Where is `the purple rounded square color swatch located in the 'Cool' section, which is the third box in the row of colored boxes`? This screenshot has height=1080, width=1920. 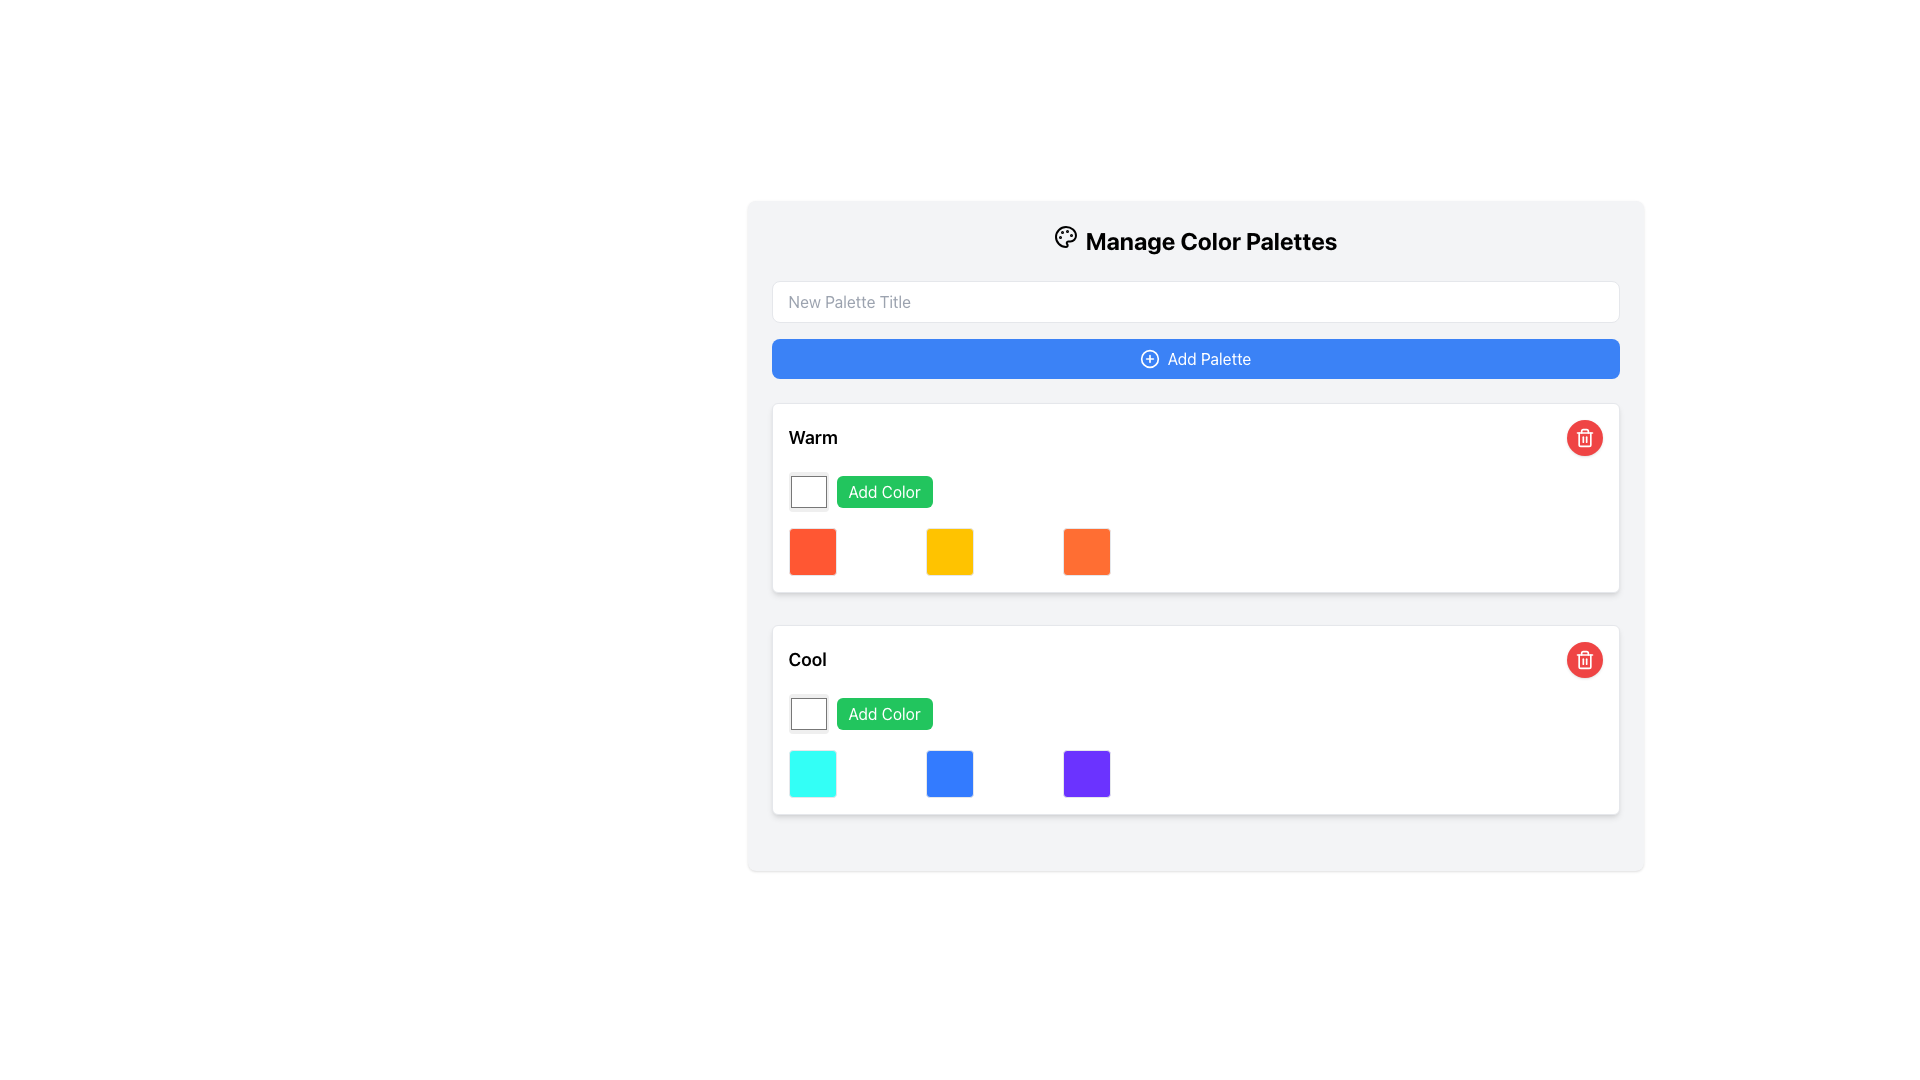
the purple rounded square color swatch located in the 'Cool' section, which is the third box in the row of colored boxes is located at coordinates (1085, 773).